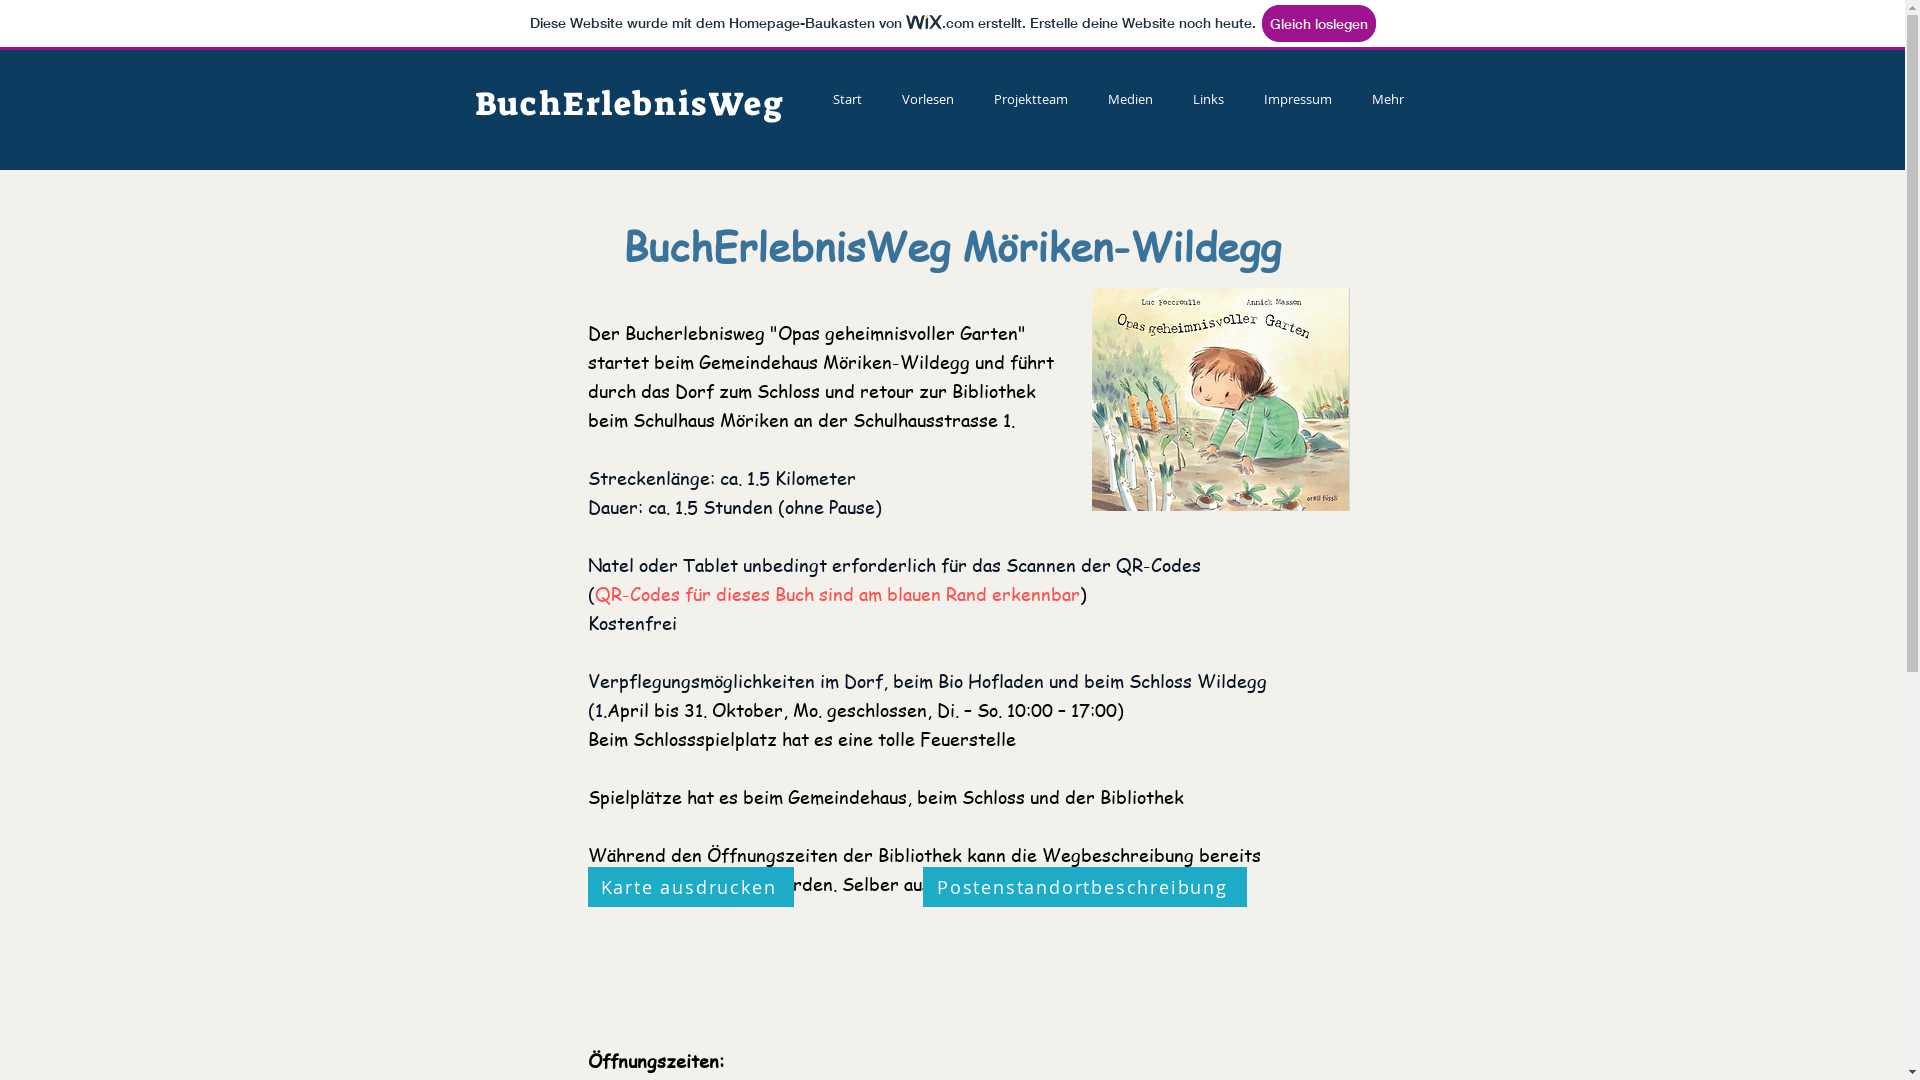 The image size is (1920, 1080). I want to click on 'Impressum', so click(1242, 99).